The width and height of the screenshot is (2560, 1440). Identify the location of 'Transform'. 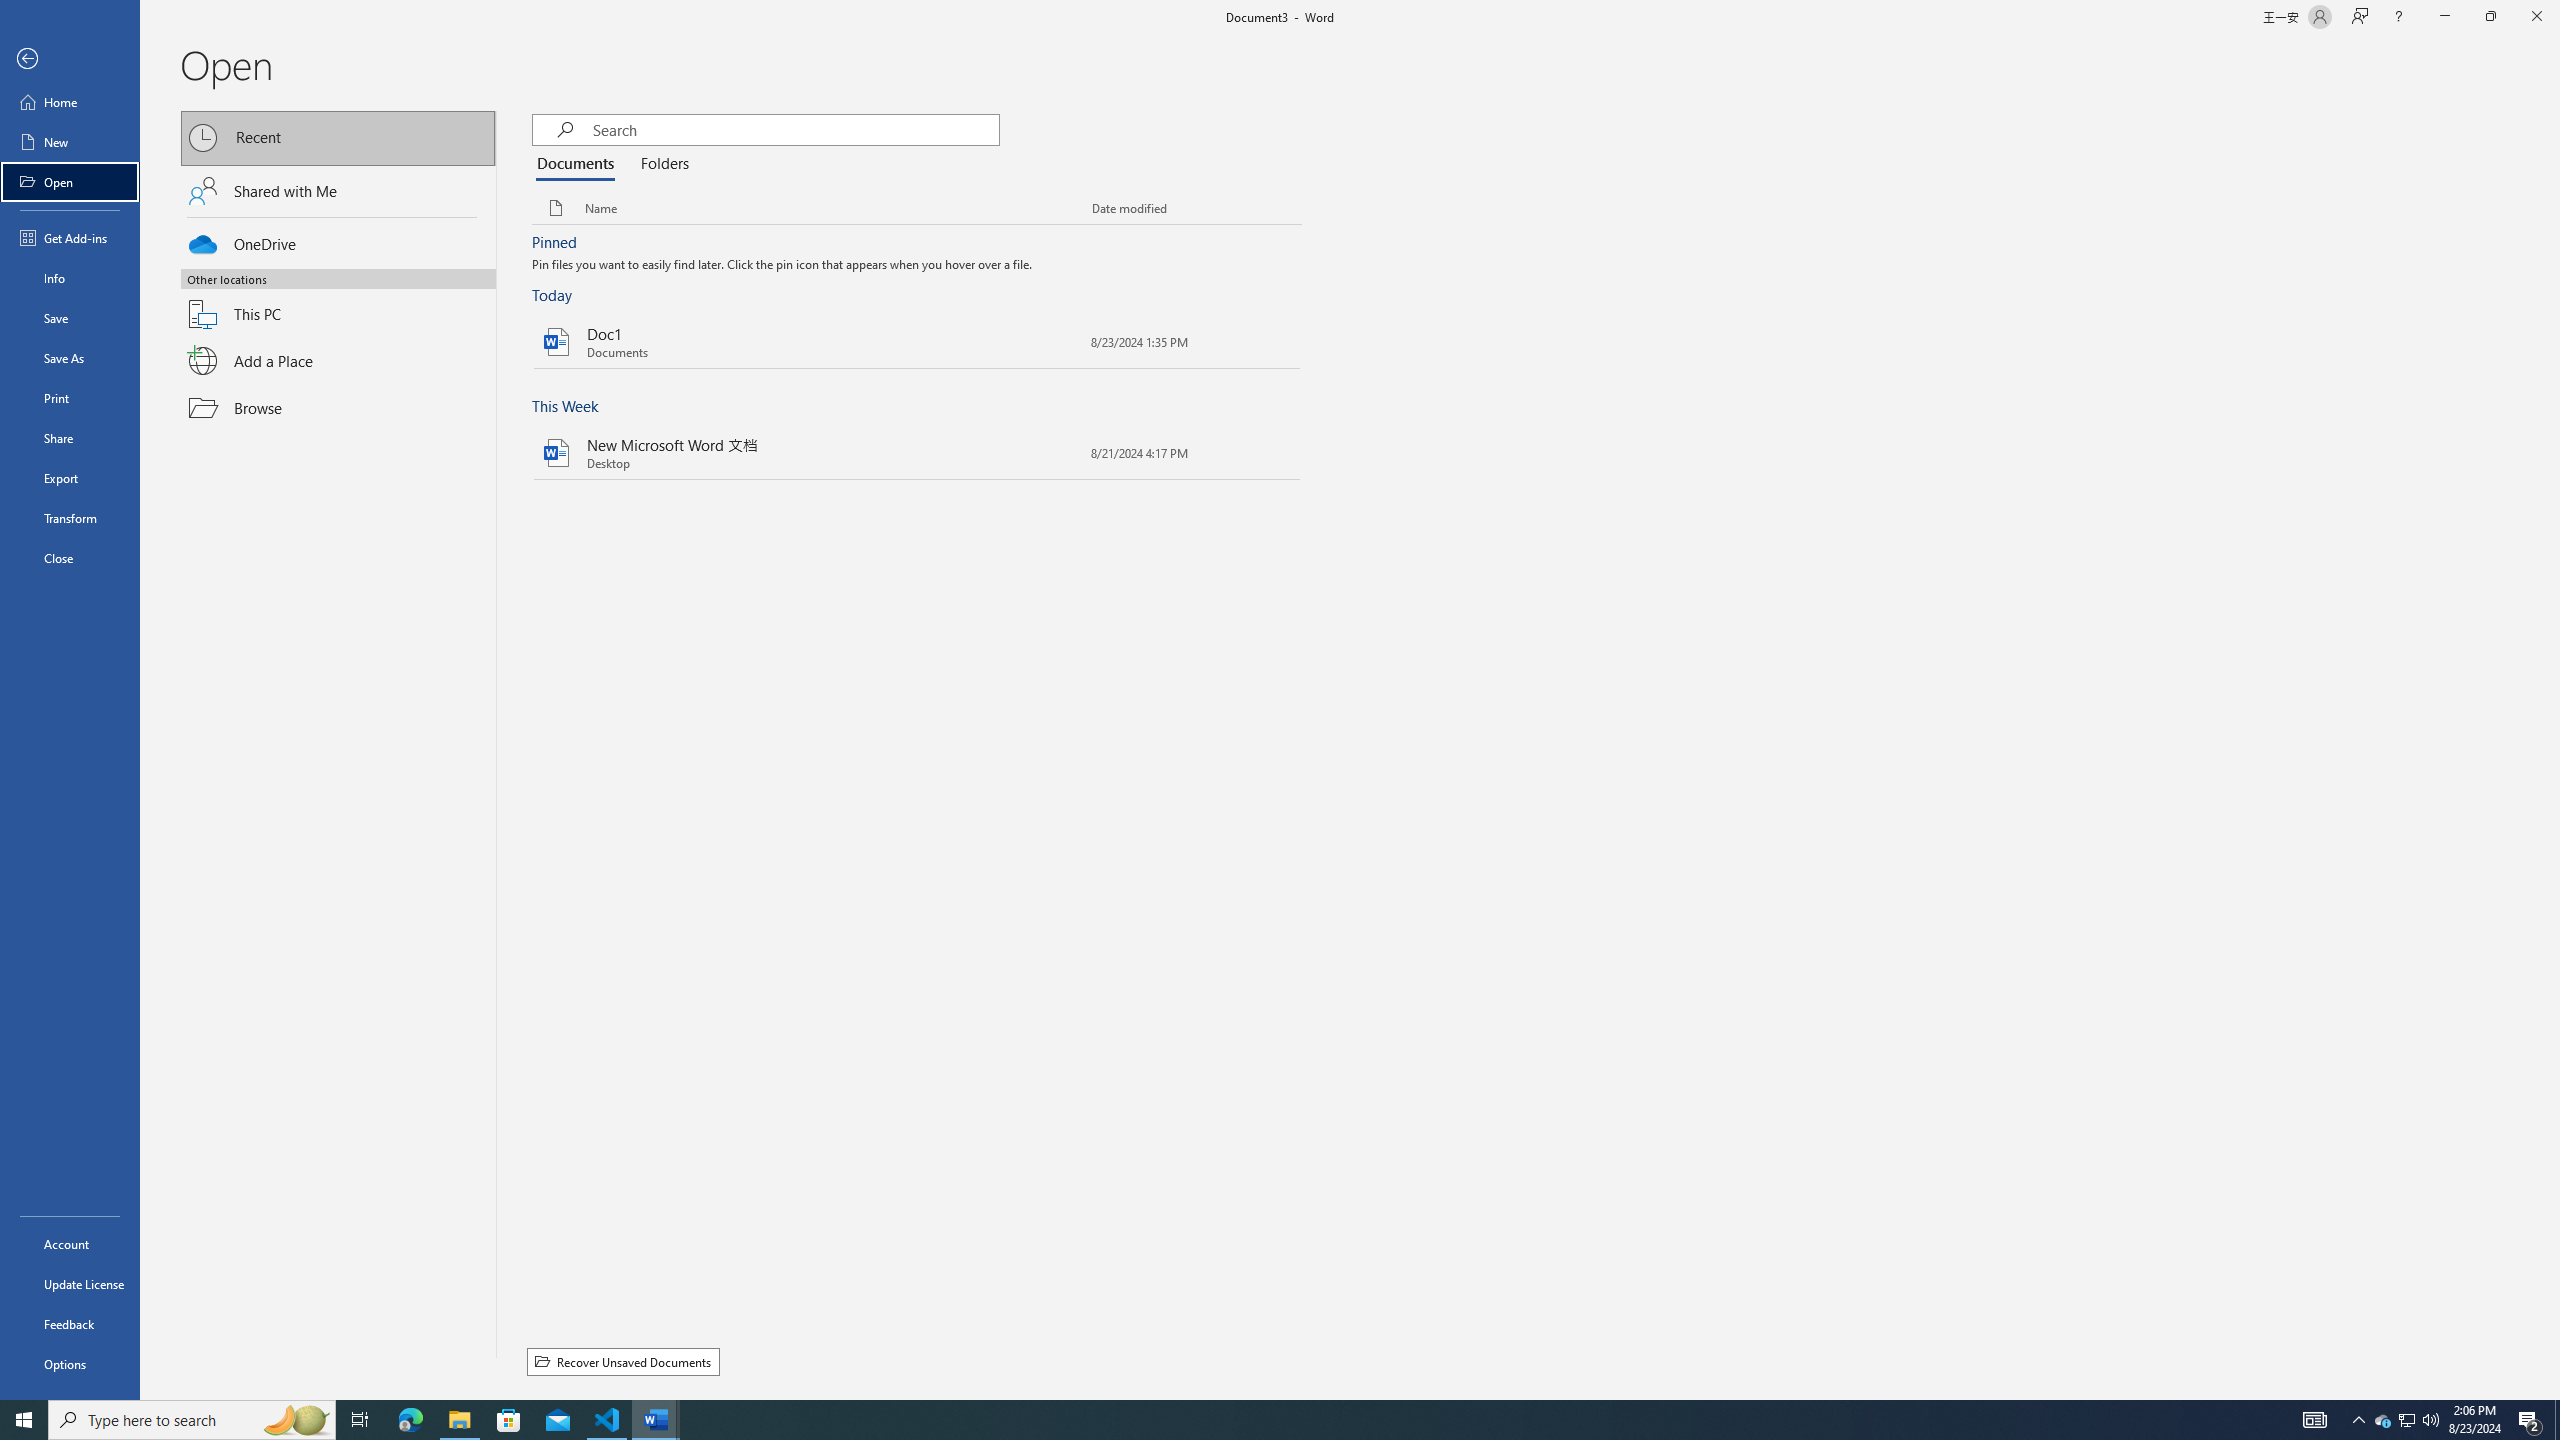
(69, 517).